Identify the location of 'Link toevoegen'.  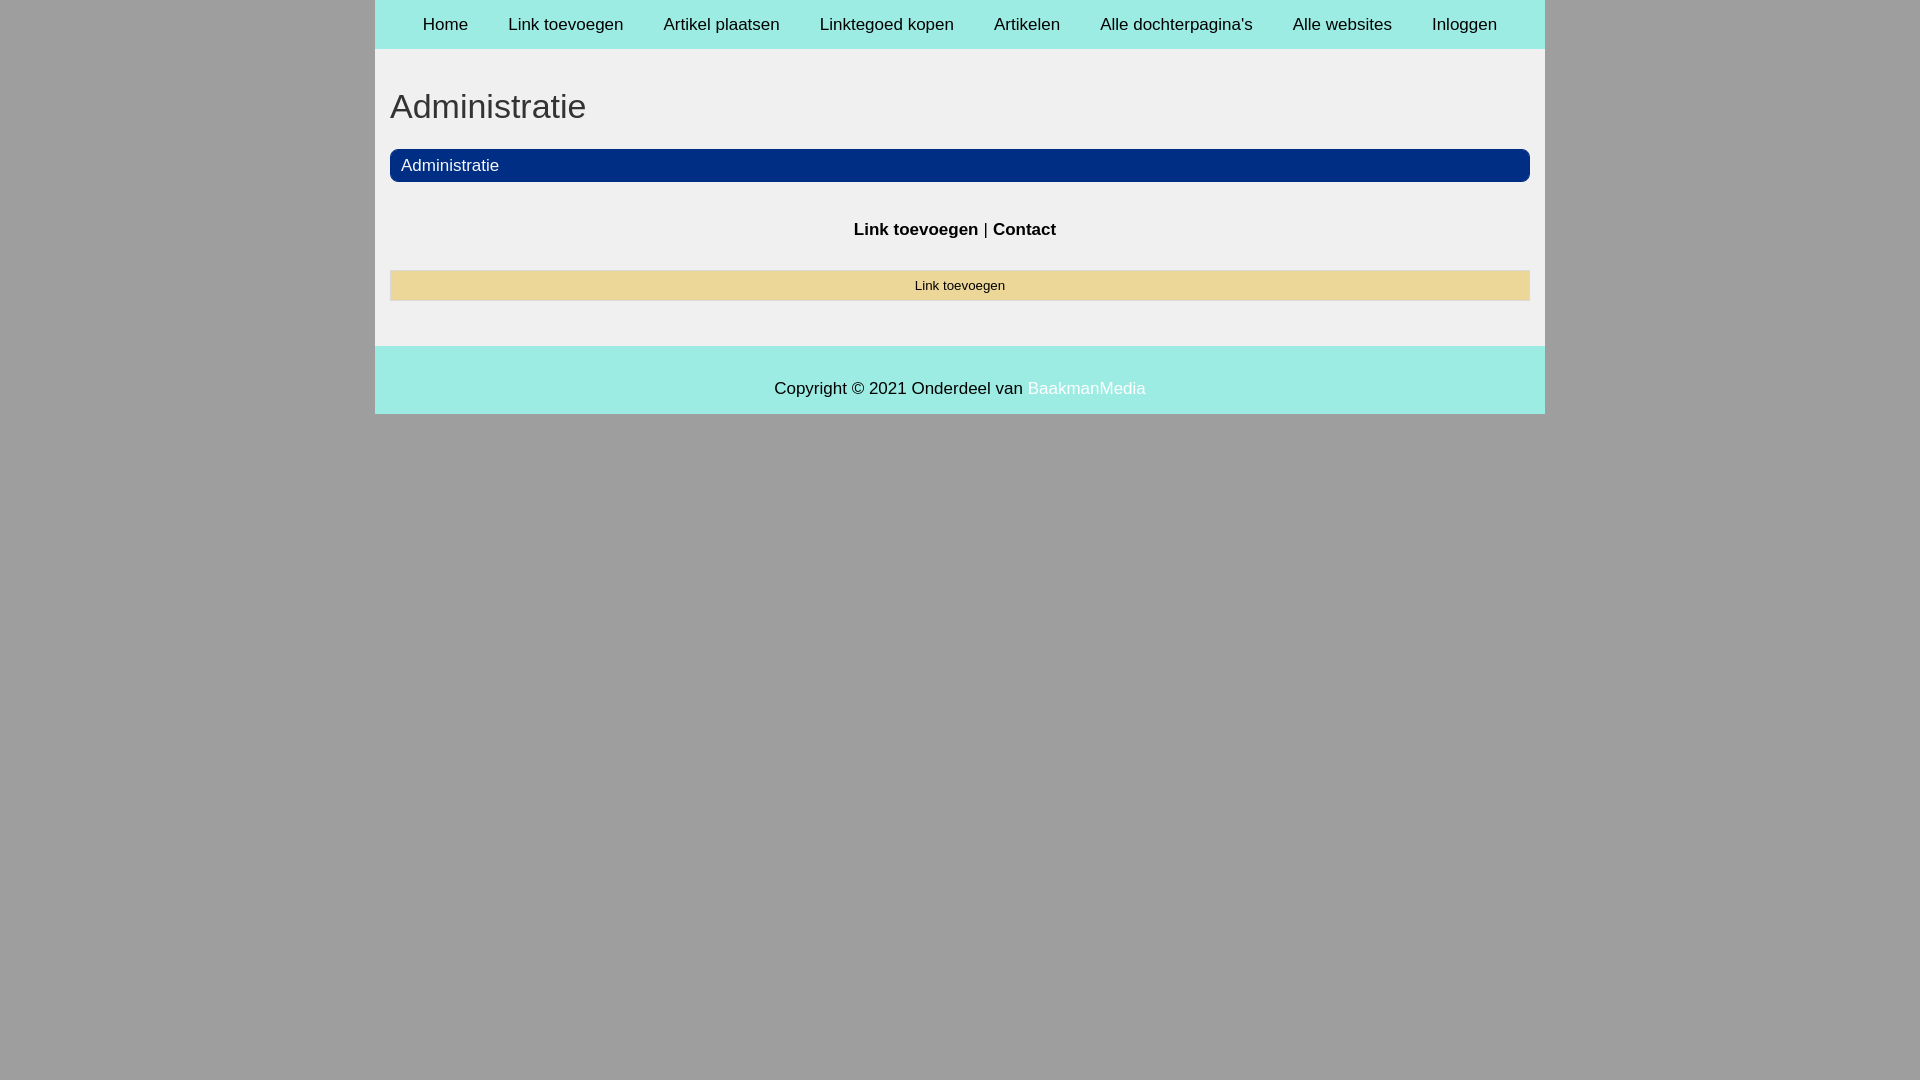
(960, 285).